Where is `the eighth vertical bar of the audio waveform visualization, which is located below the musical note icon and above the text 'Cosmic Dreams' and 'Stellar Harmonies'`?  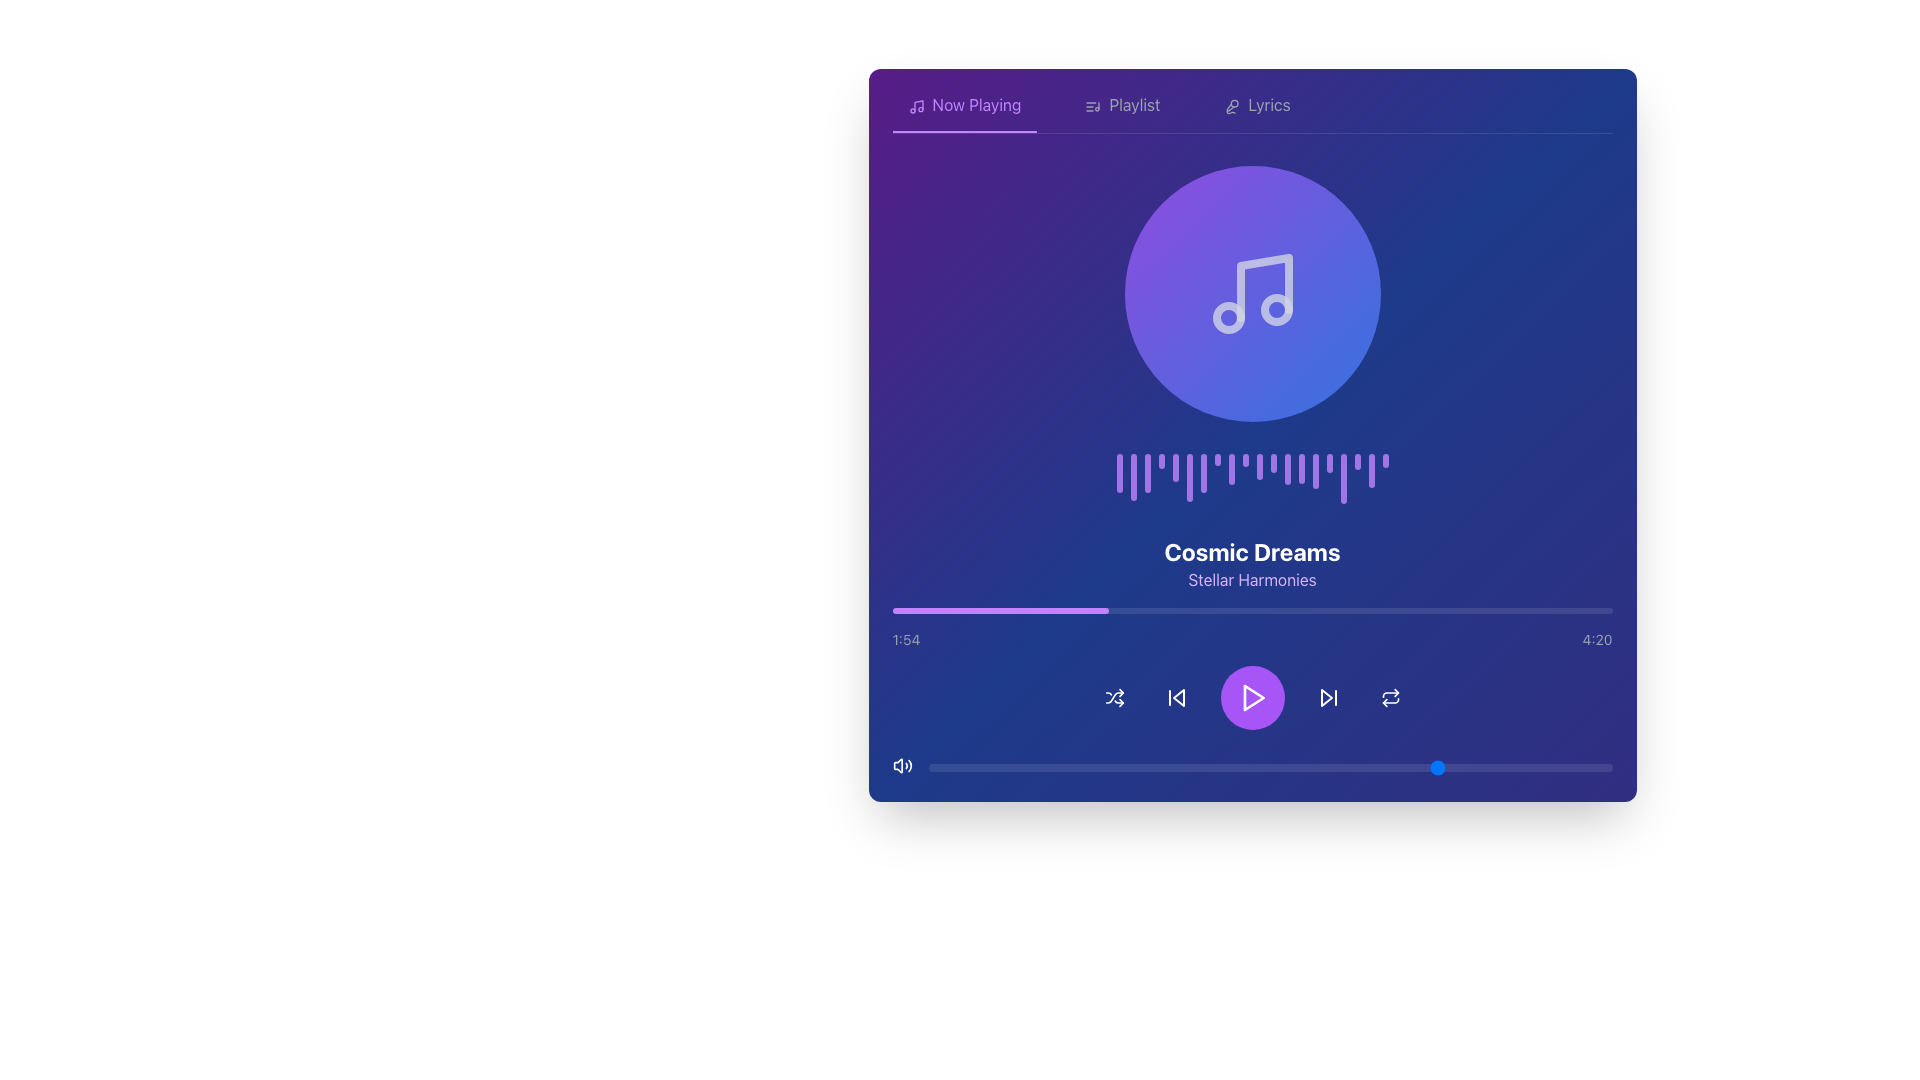
the eighth vertical bar of the audio waveform visualization, which is located below the musical note icon and above the text 'Cosmic Dreams' and 'Stellar Harmonies' is located at coordinates (1216, 459).